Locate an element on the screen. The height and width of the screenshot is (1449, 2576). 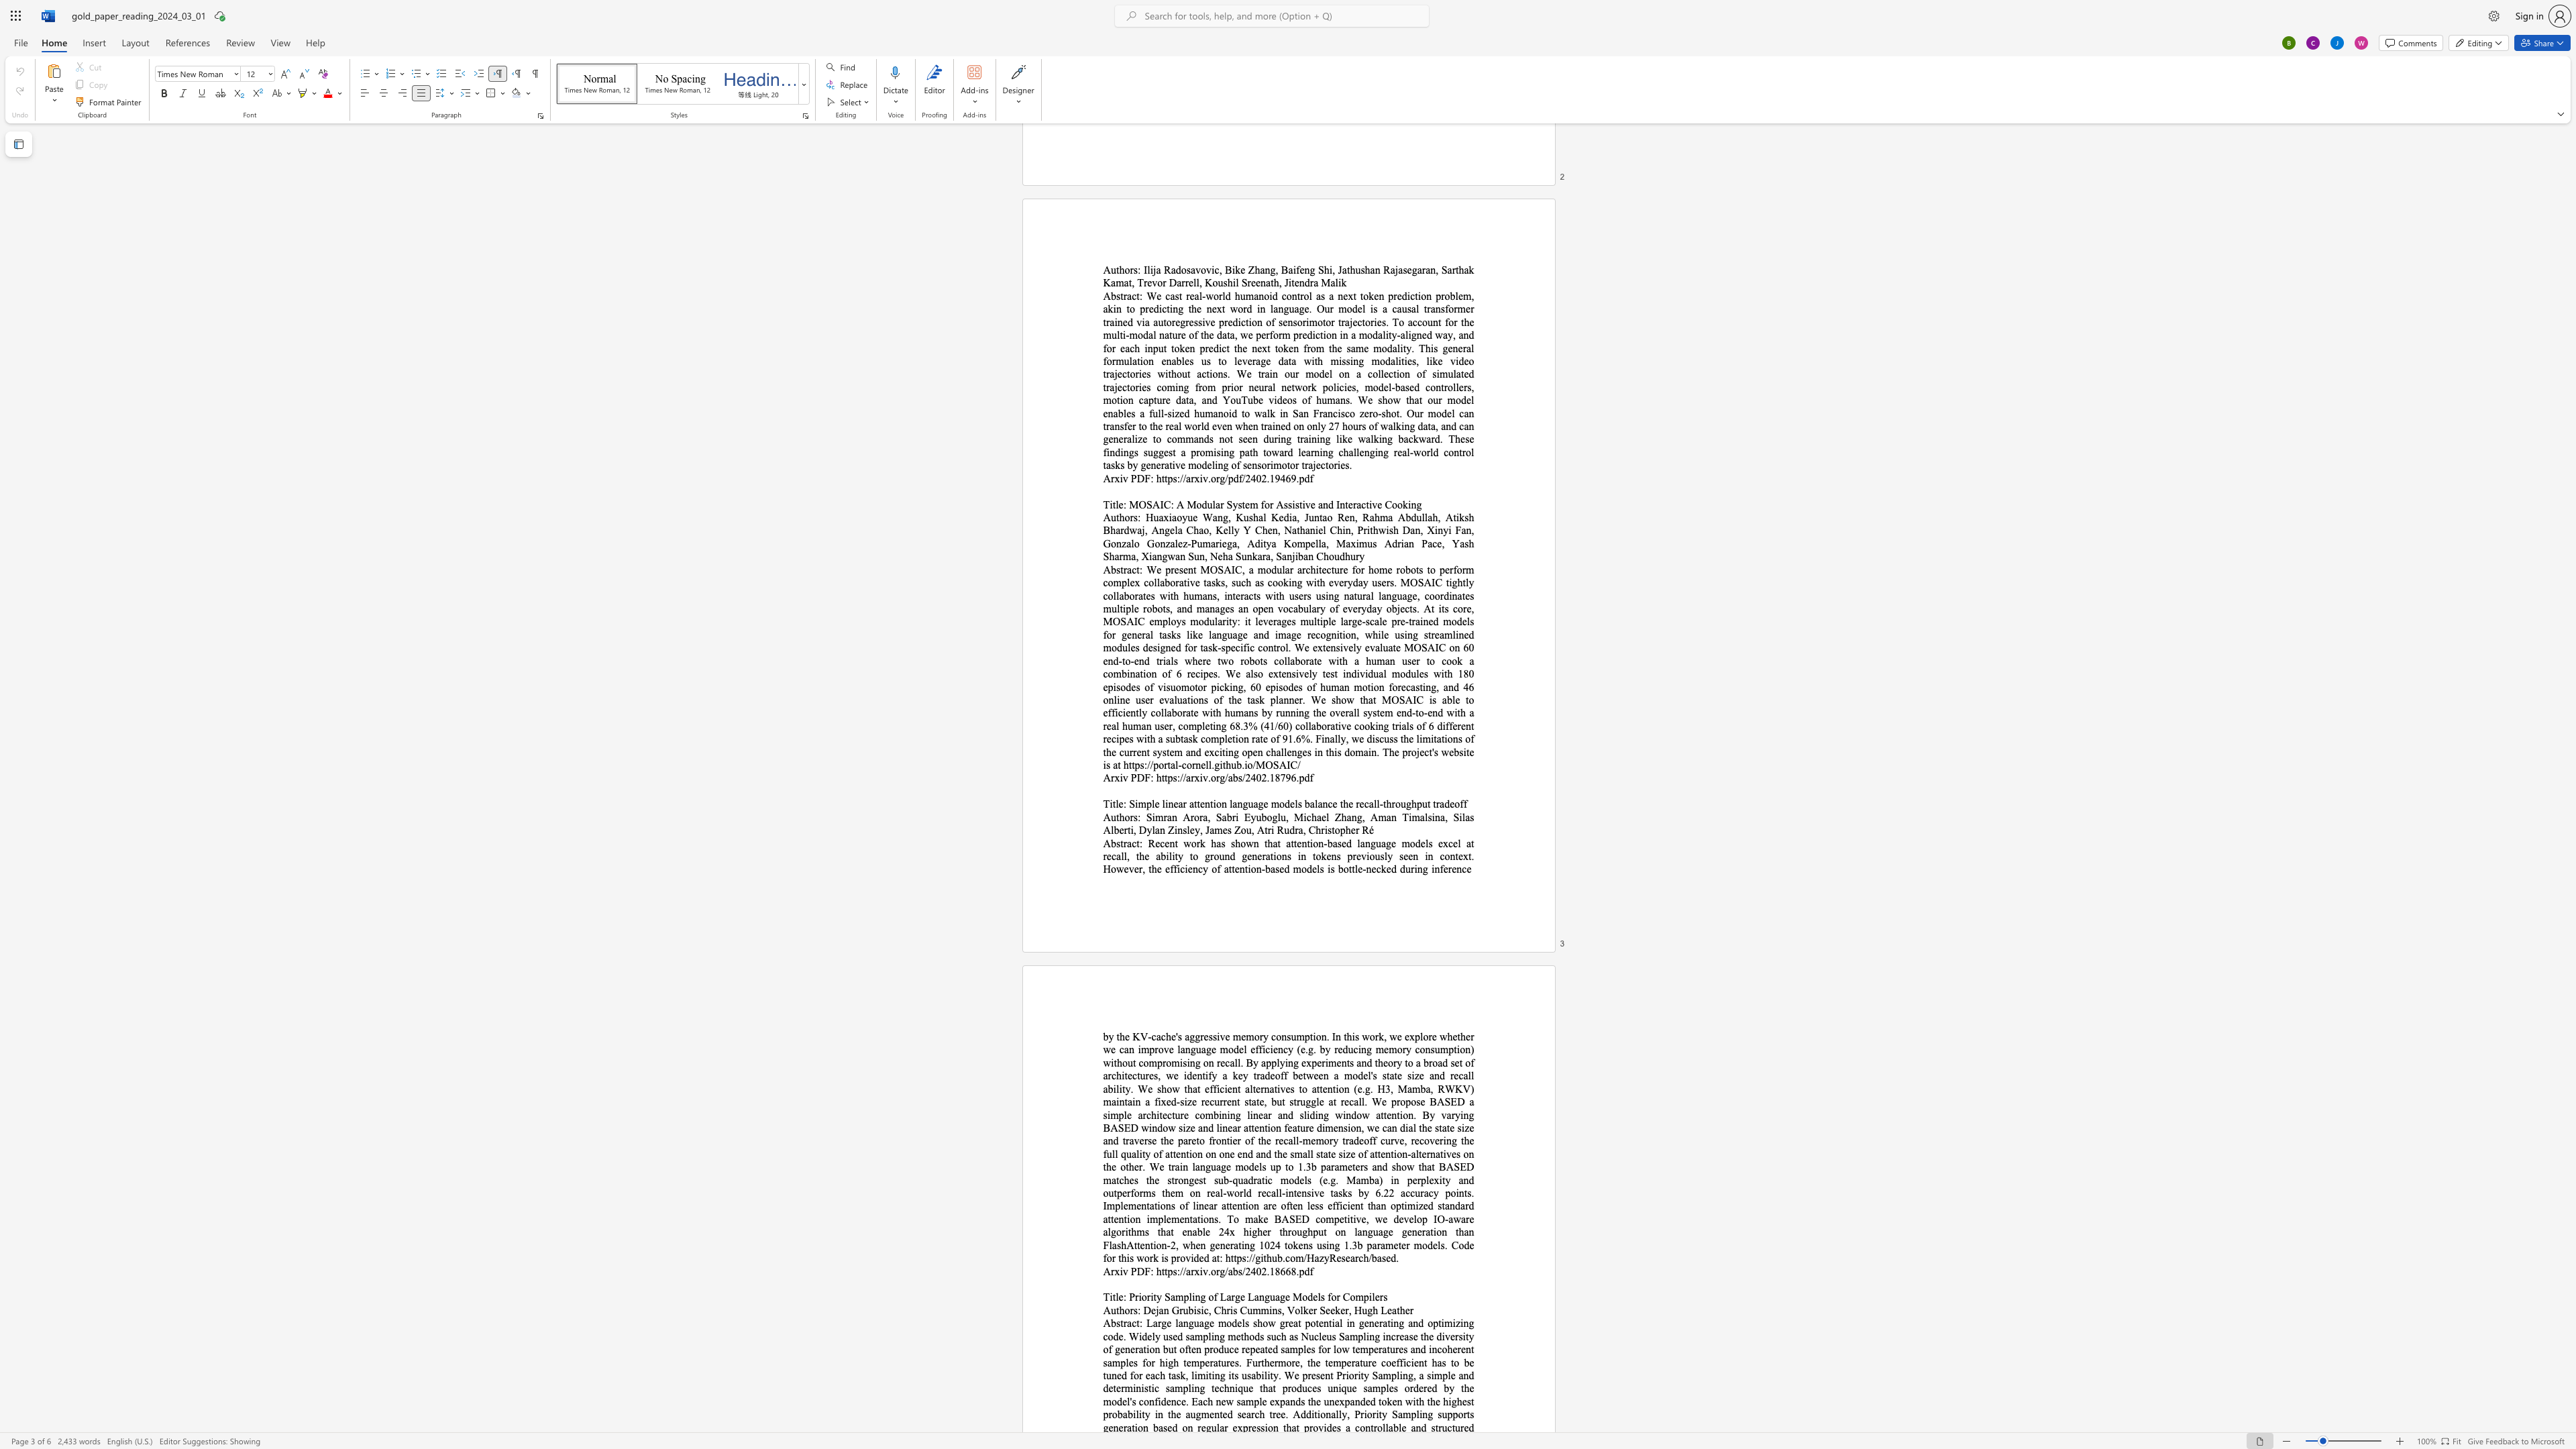
the 1th character "g" in the text is located at coordinates (1222, 1271).